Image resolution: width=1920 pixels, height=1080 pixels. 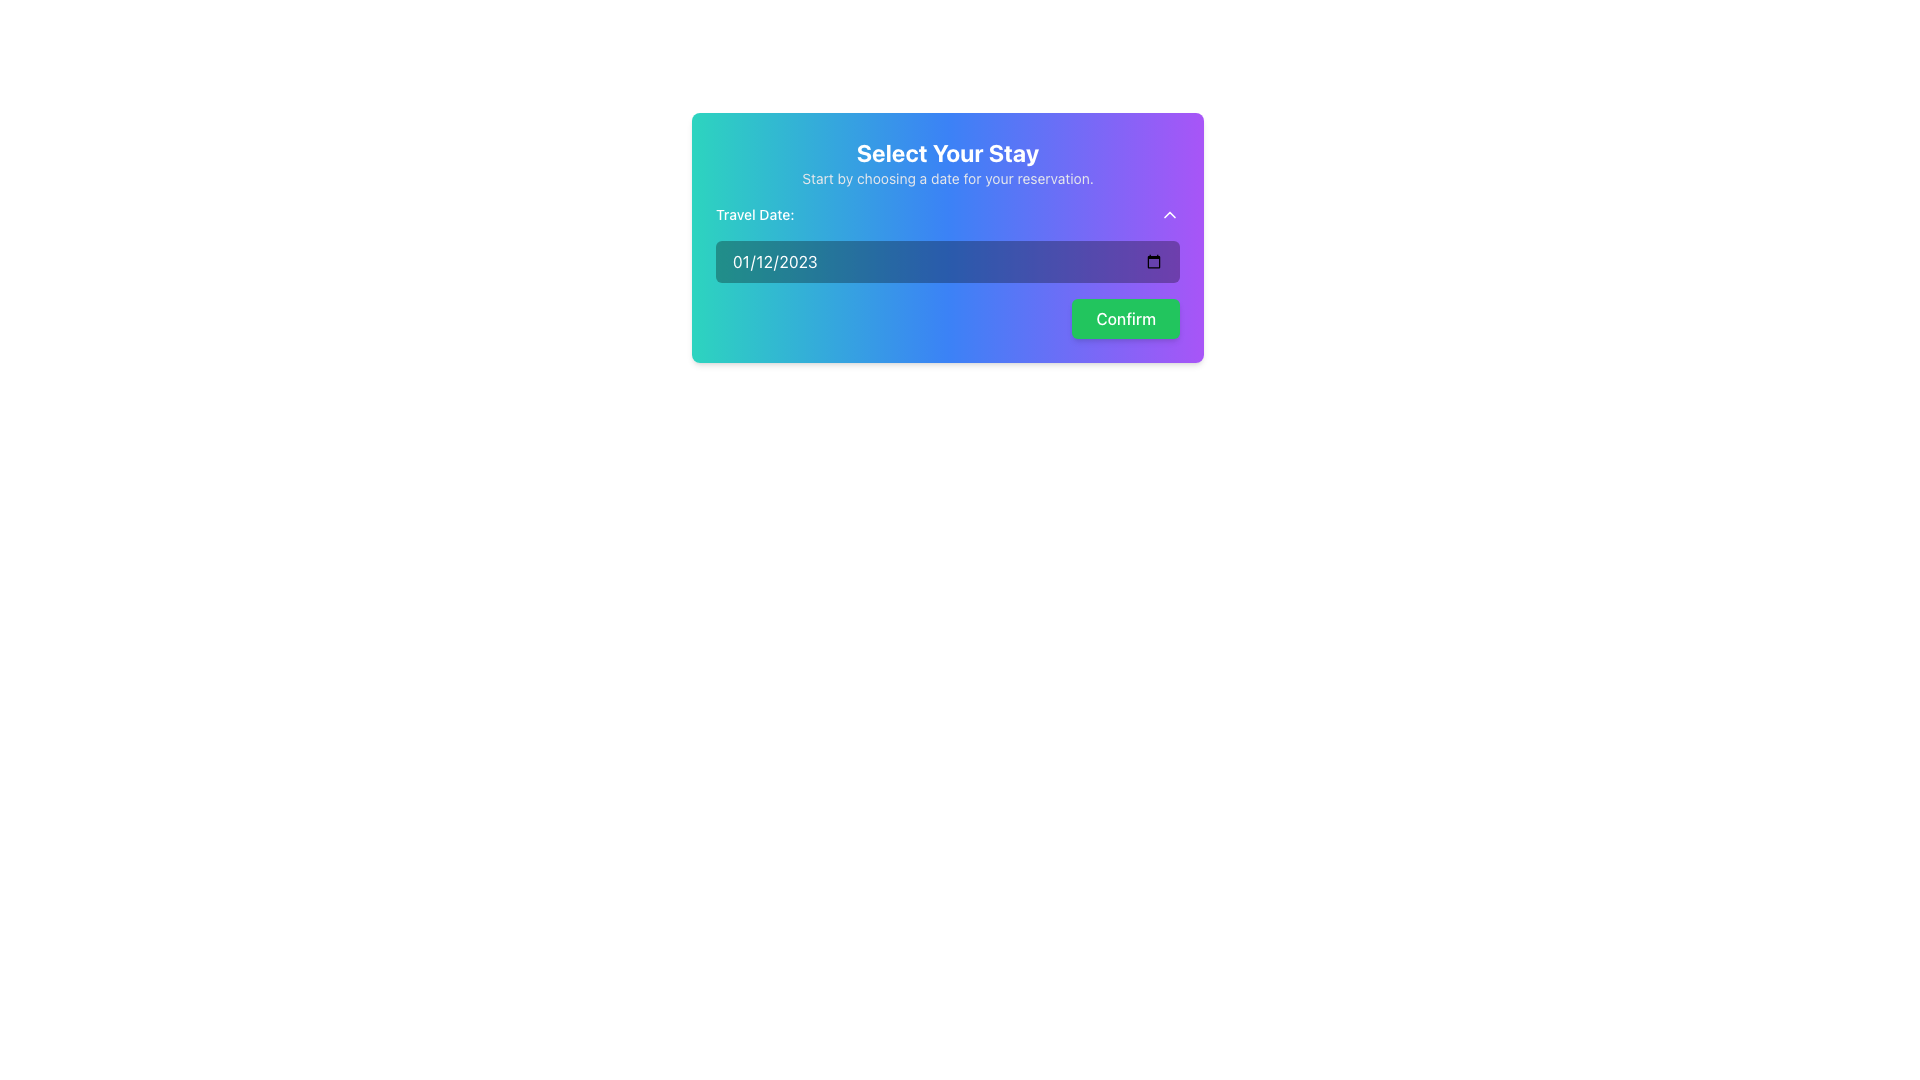 I want to click on the text label displaying 'Travel Date:' which is positioned on a gradient background to the far-left of the input field and dropdown icon, so click(x=754, y=215).